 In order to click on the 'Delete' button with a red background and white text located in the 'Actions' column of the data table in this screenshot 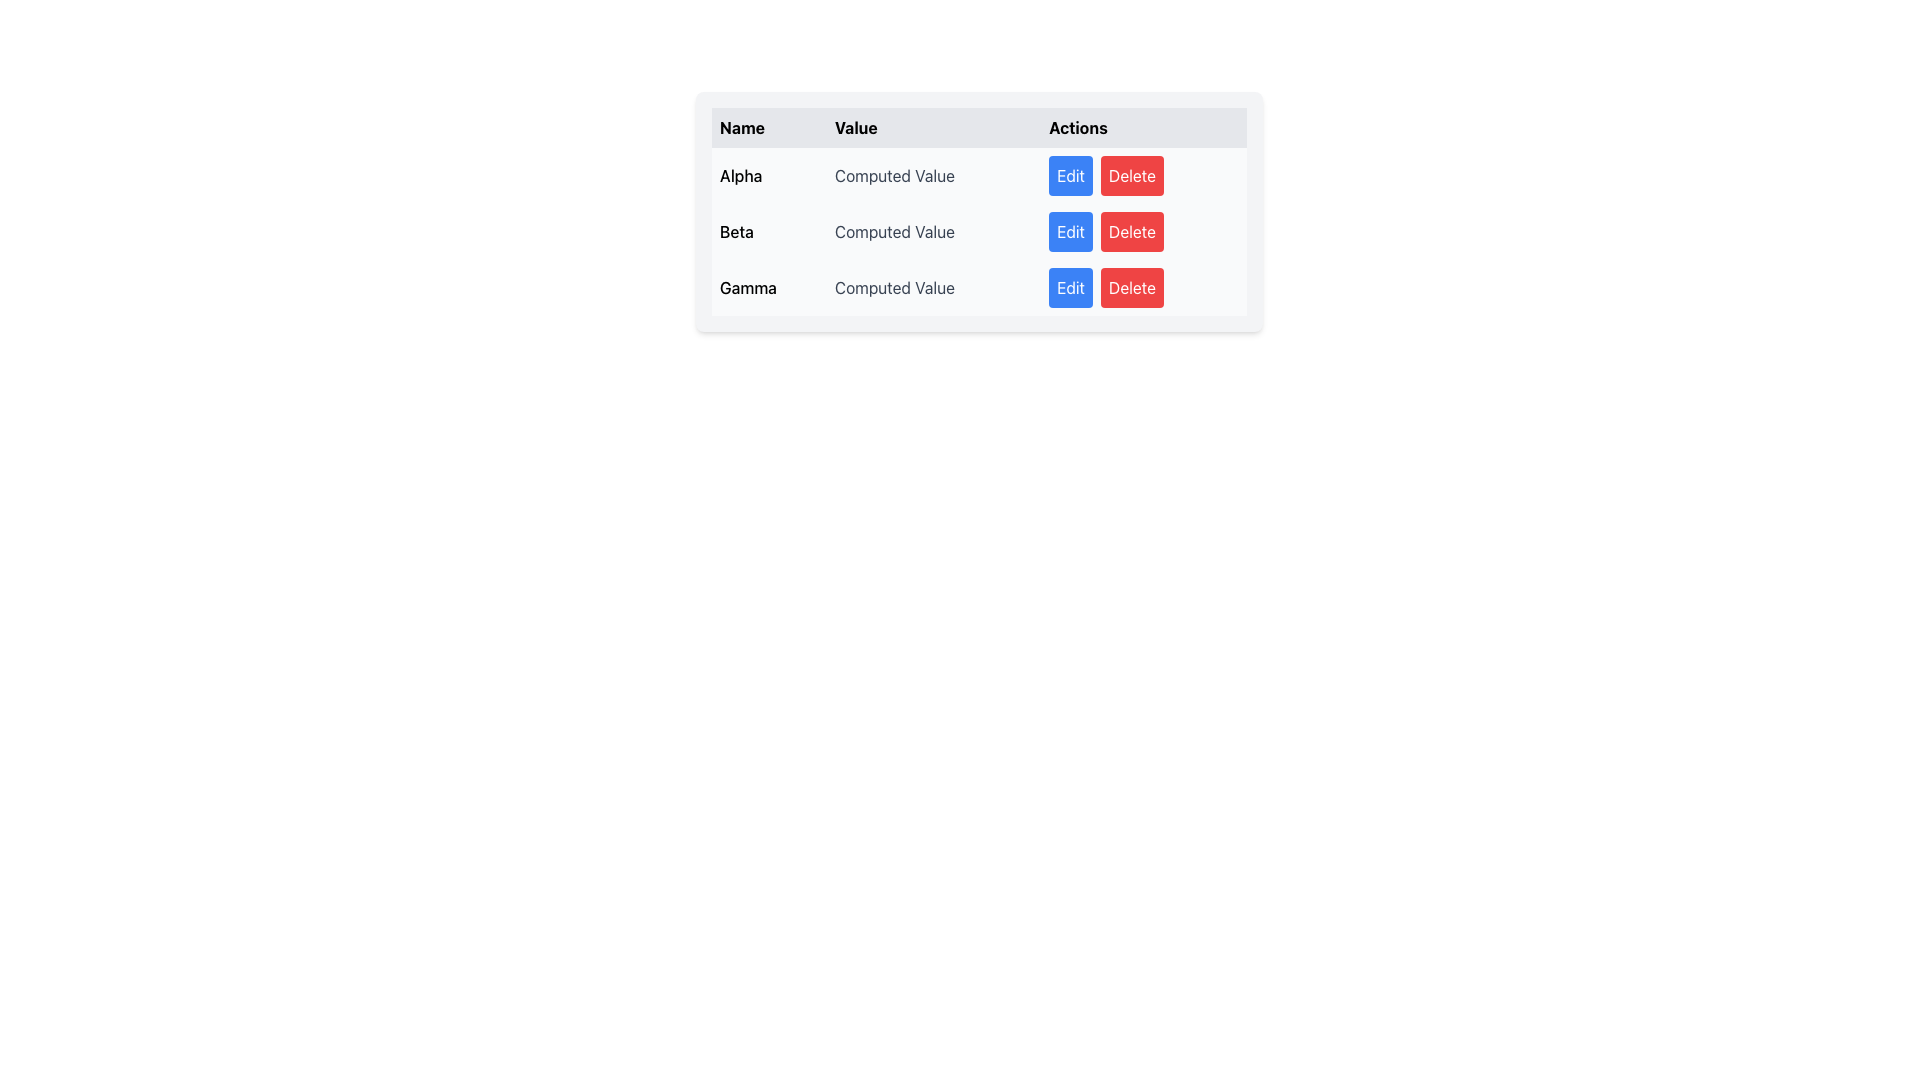, I will do `click(1132, 288)`.